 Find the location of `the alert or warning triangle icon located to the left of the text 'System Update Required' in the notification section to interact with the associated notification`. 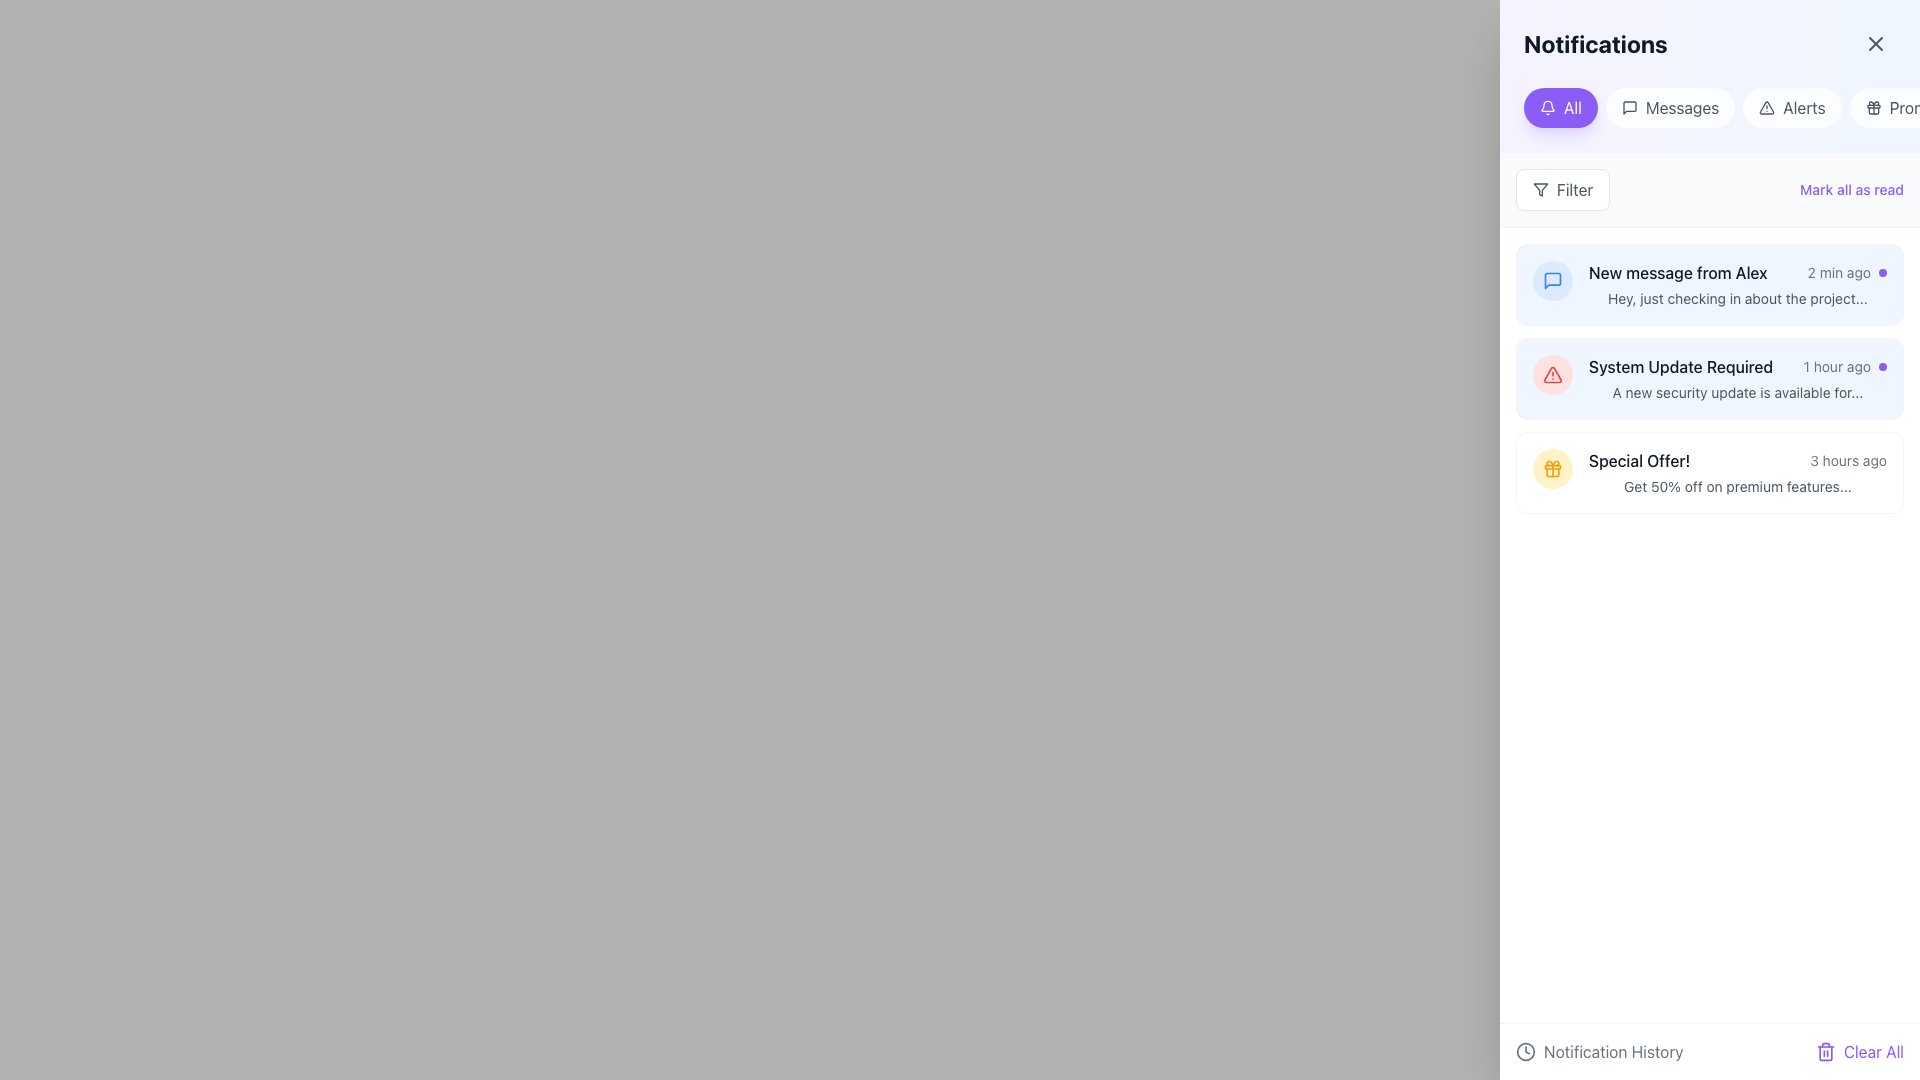

the alert or warning triangle icon located to the left of the text 'System Update Required' in the notification section to interact with the associated notification is located at coordinates (1551, 374).